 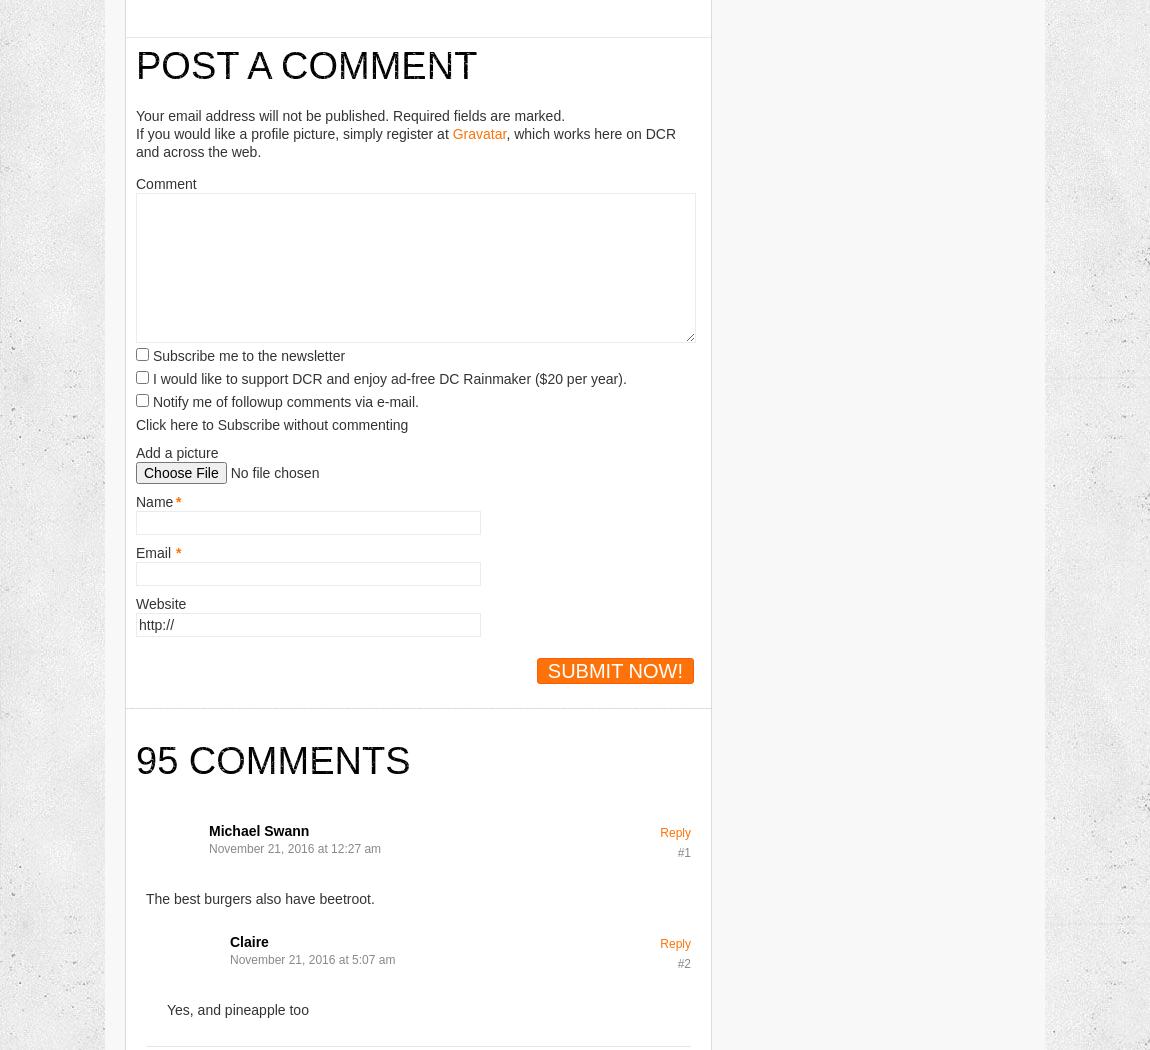 I want to click on 'Gravatar', so click(x=451, y=132).